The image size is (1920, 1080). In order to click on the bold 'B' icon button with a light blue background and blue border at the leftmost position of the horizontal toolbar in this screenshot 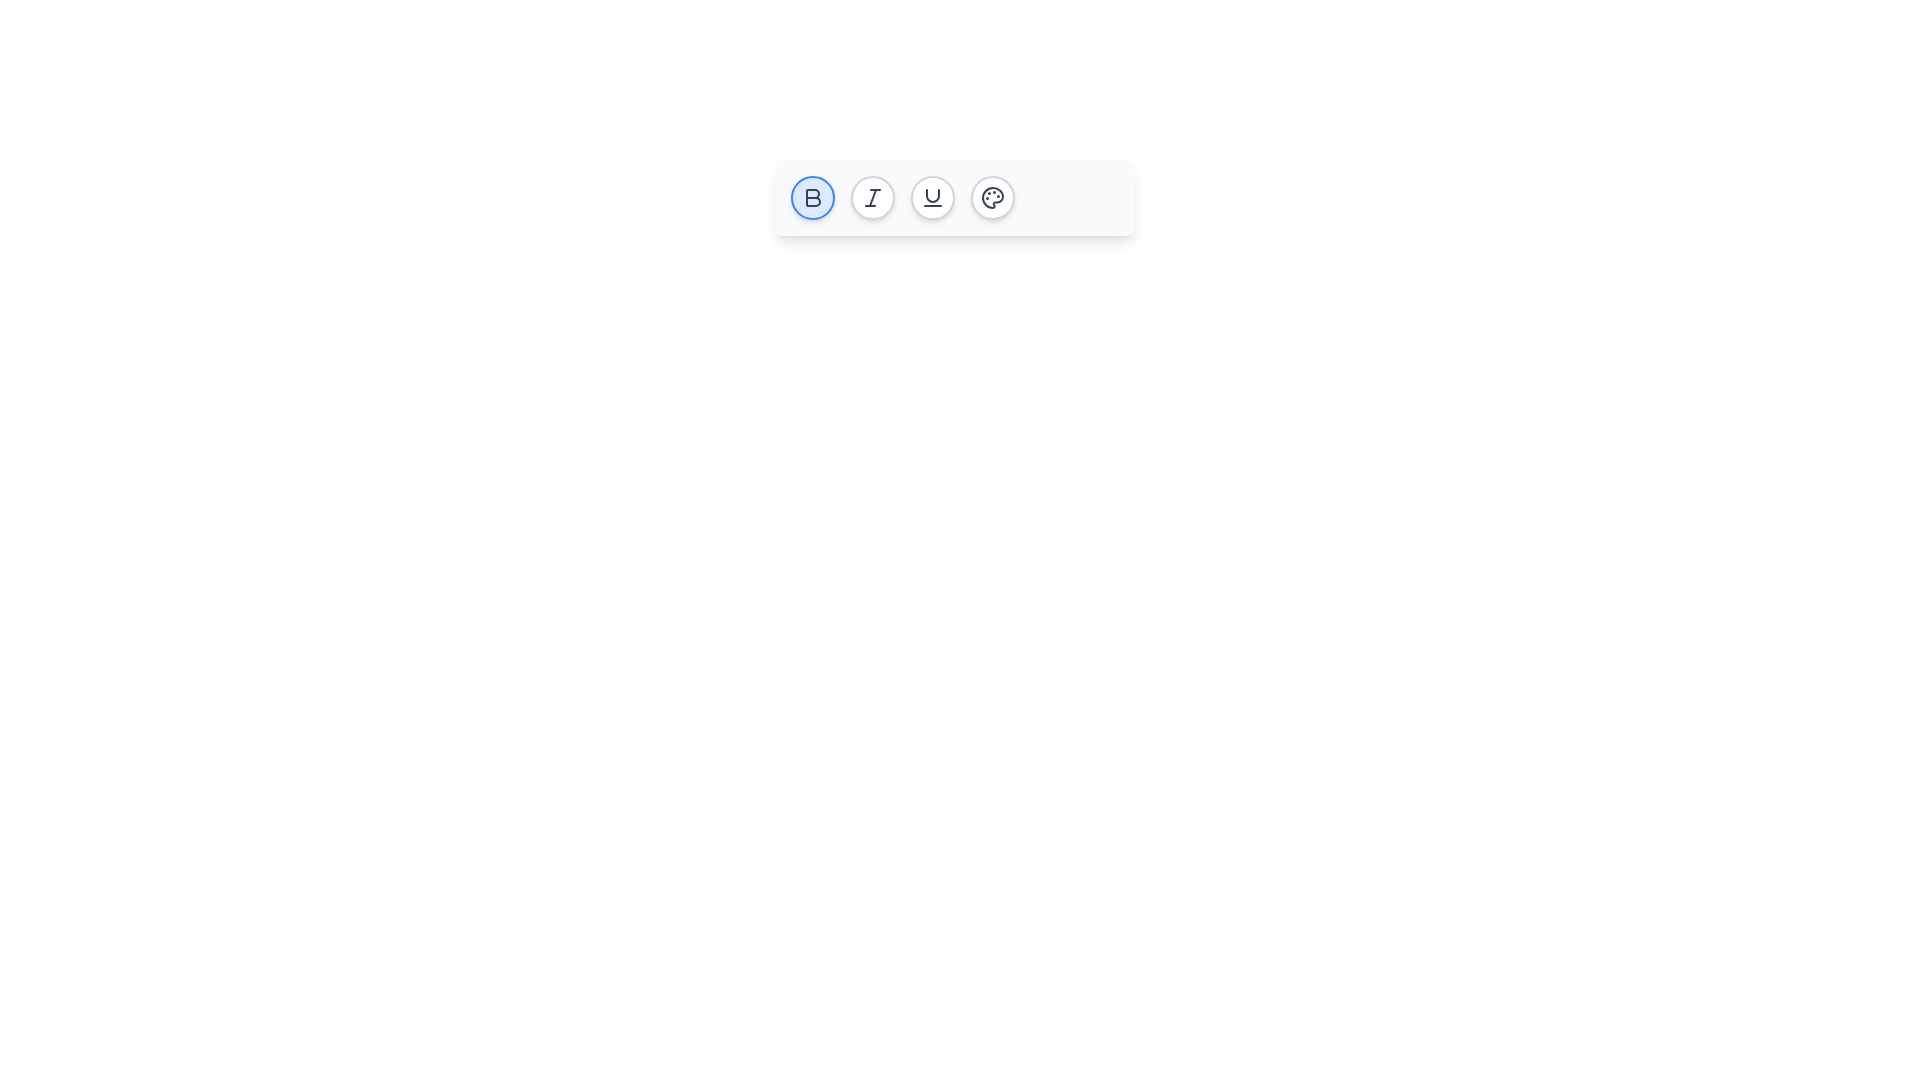, I will do `click(812, 197)`.